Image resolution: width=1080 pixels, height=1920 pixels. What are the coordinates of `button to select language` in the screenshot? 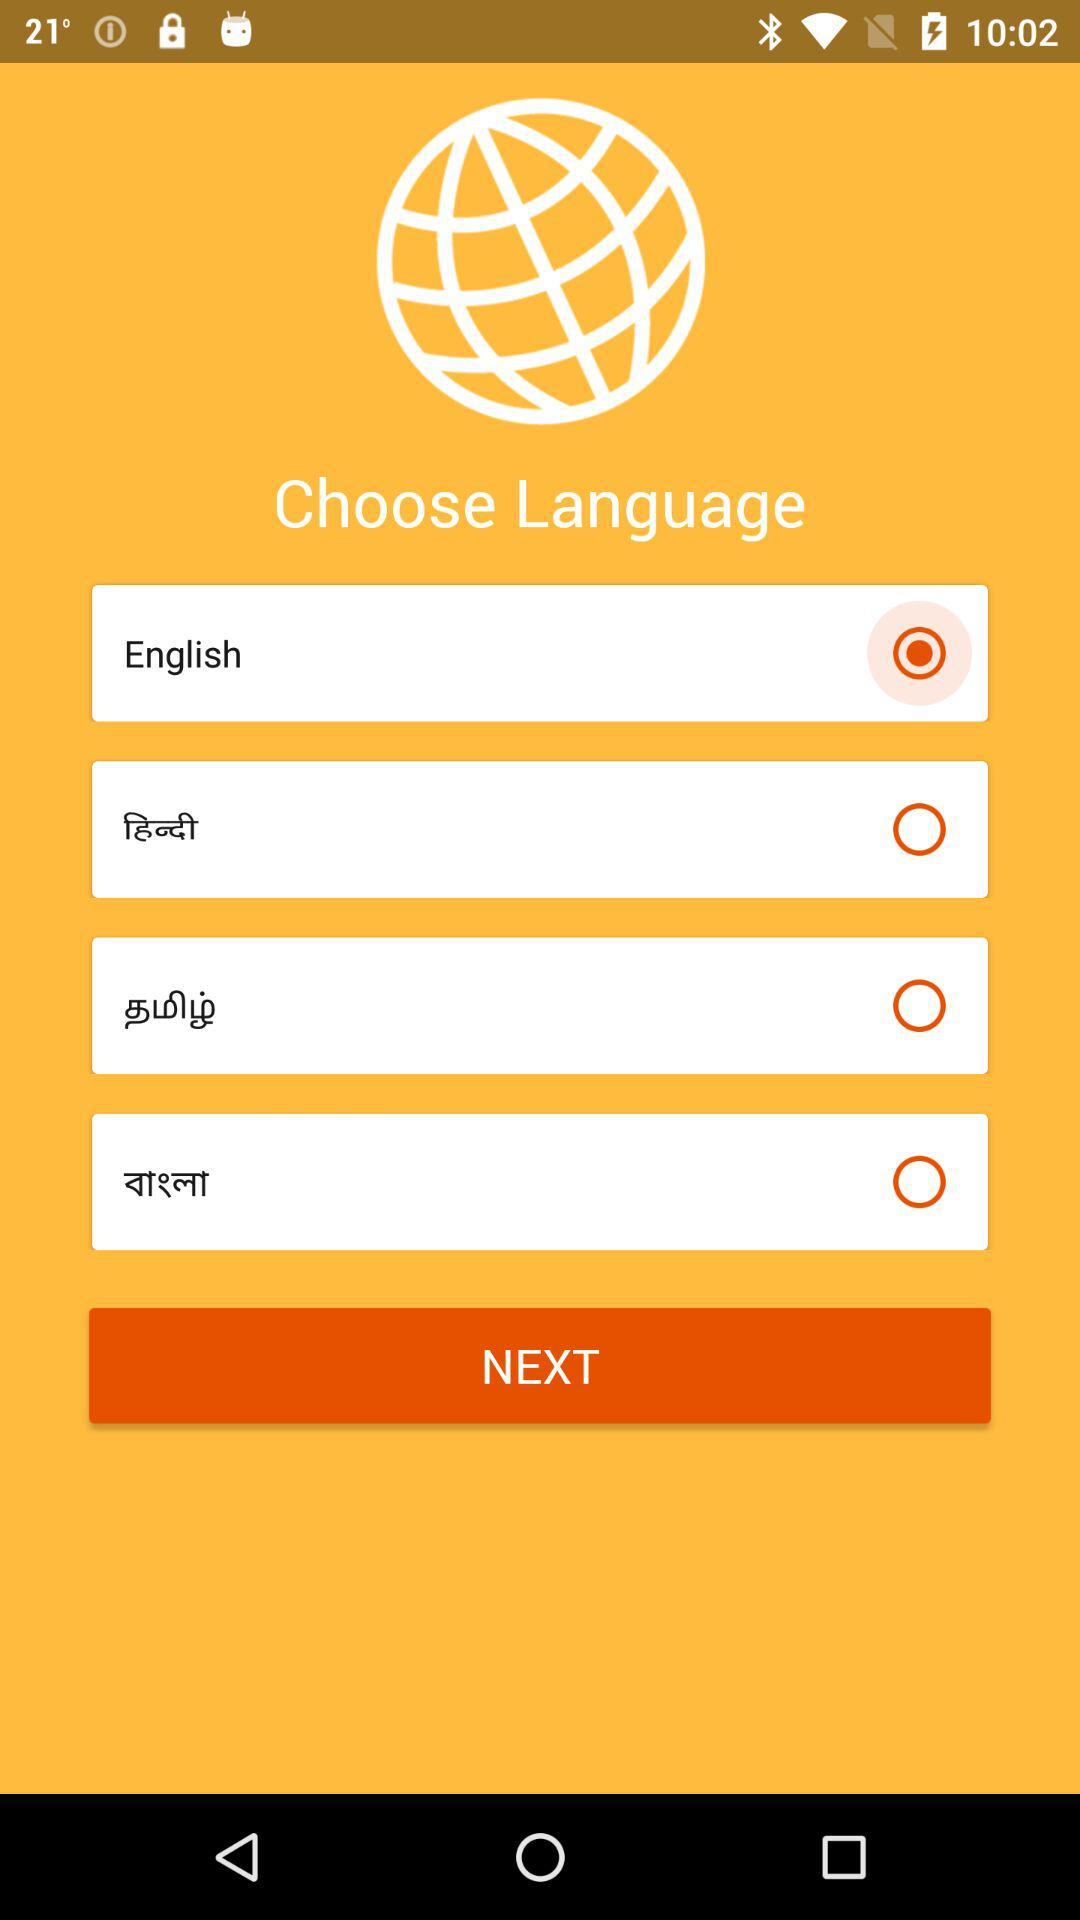 It's located at (919, 829).